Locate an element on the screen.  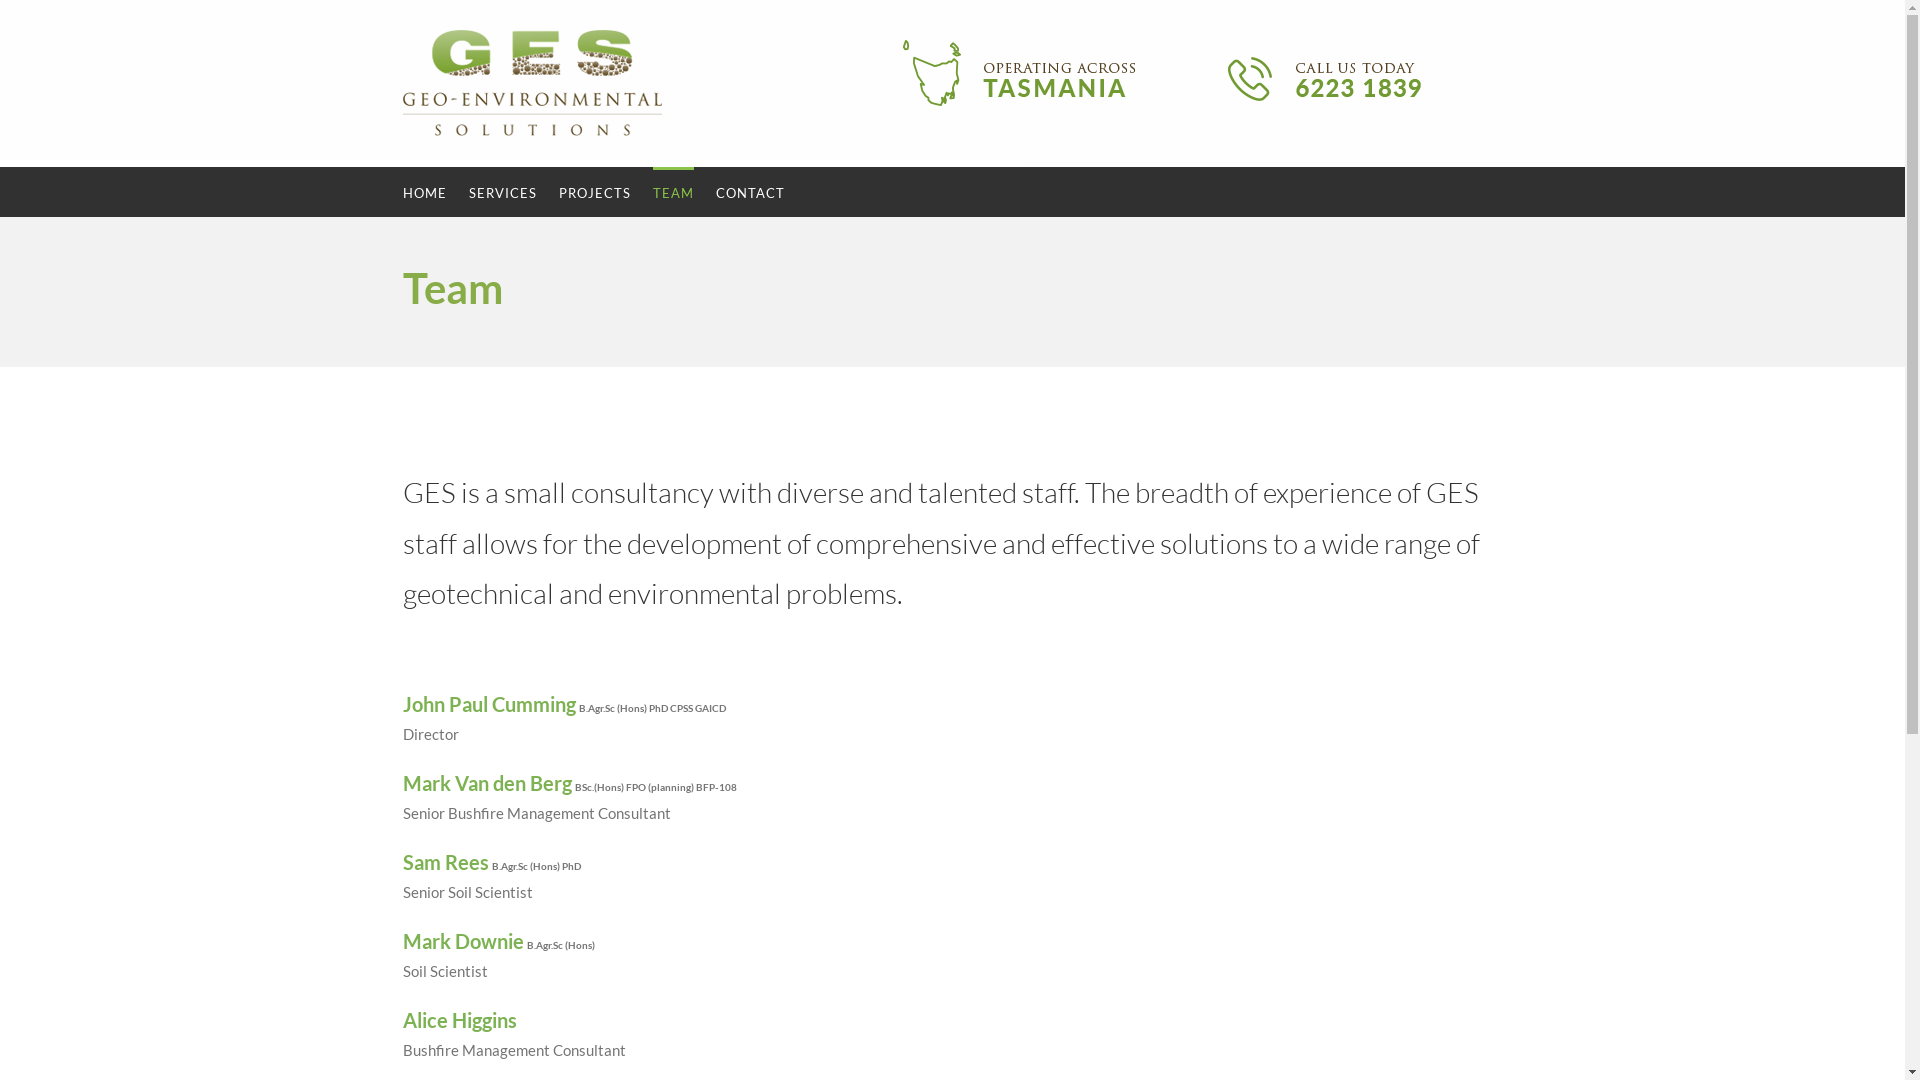
'CONTACT' is located at coordinates (749, 192).